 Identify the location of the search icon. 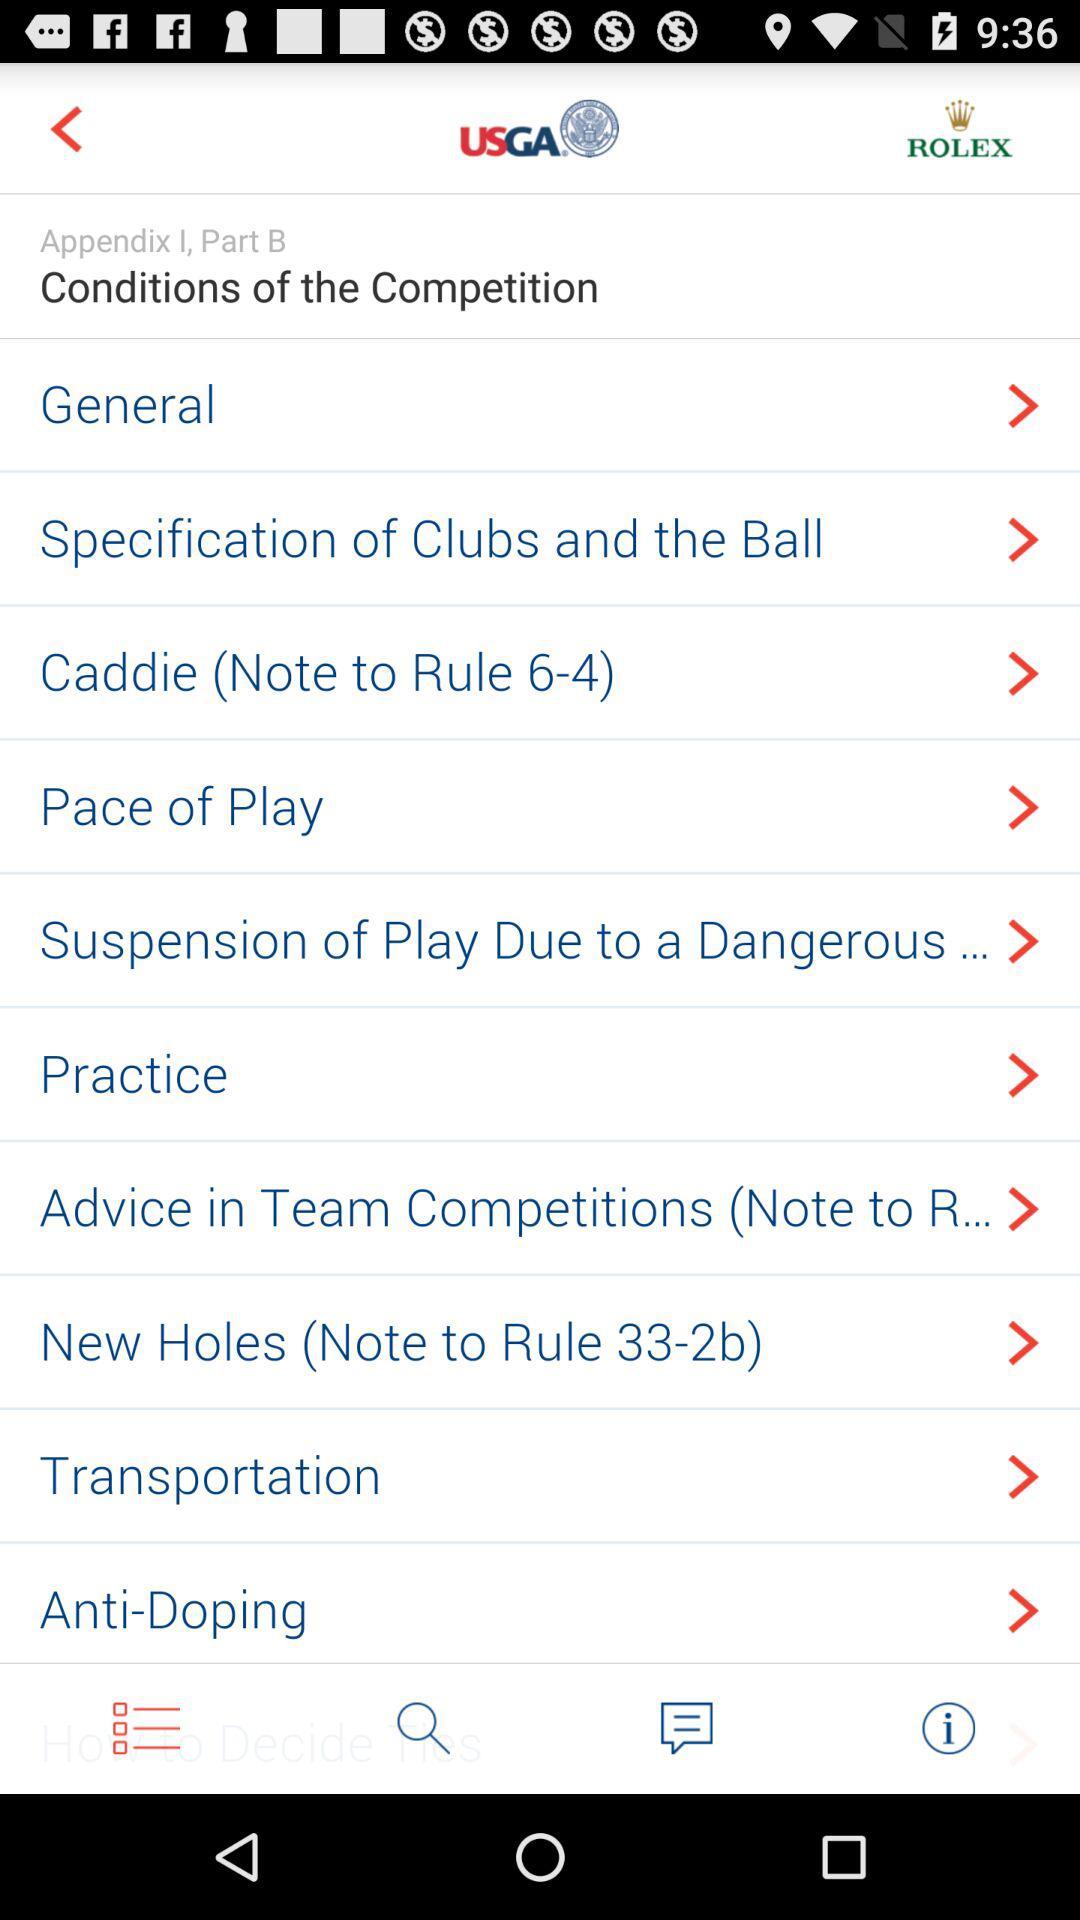
(423, 1848).